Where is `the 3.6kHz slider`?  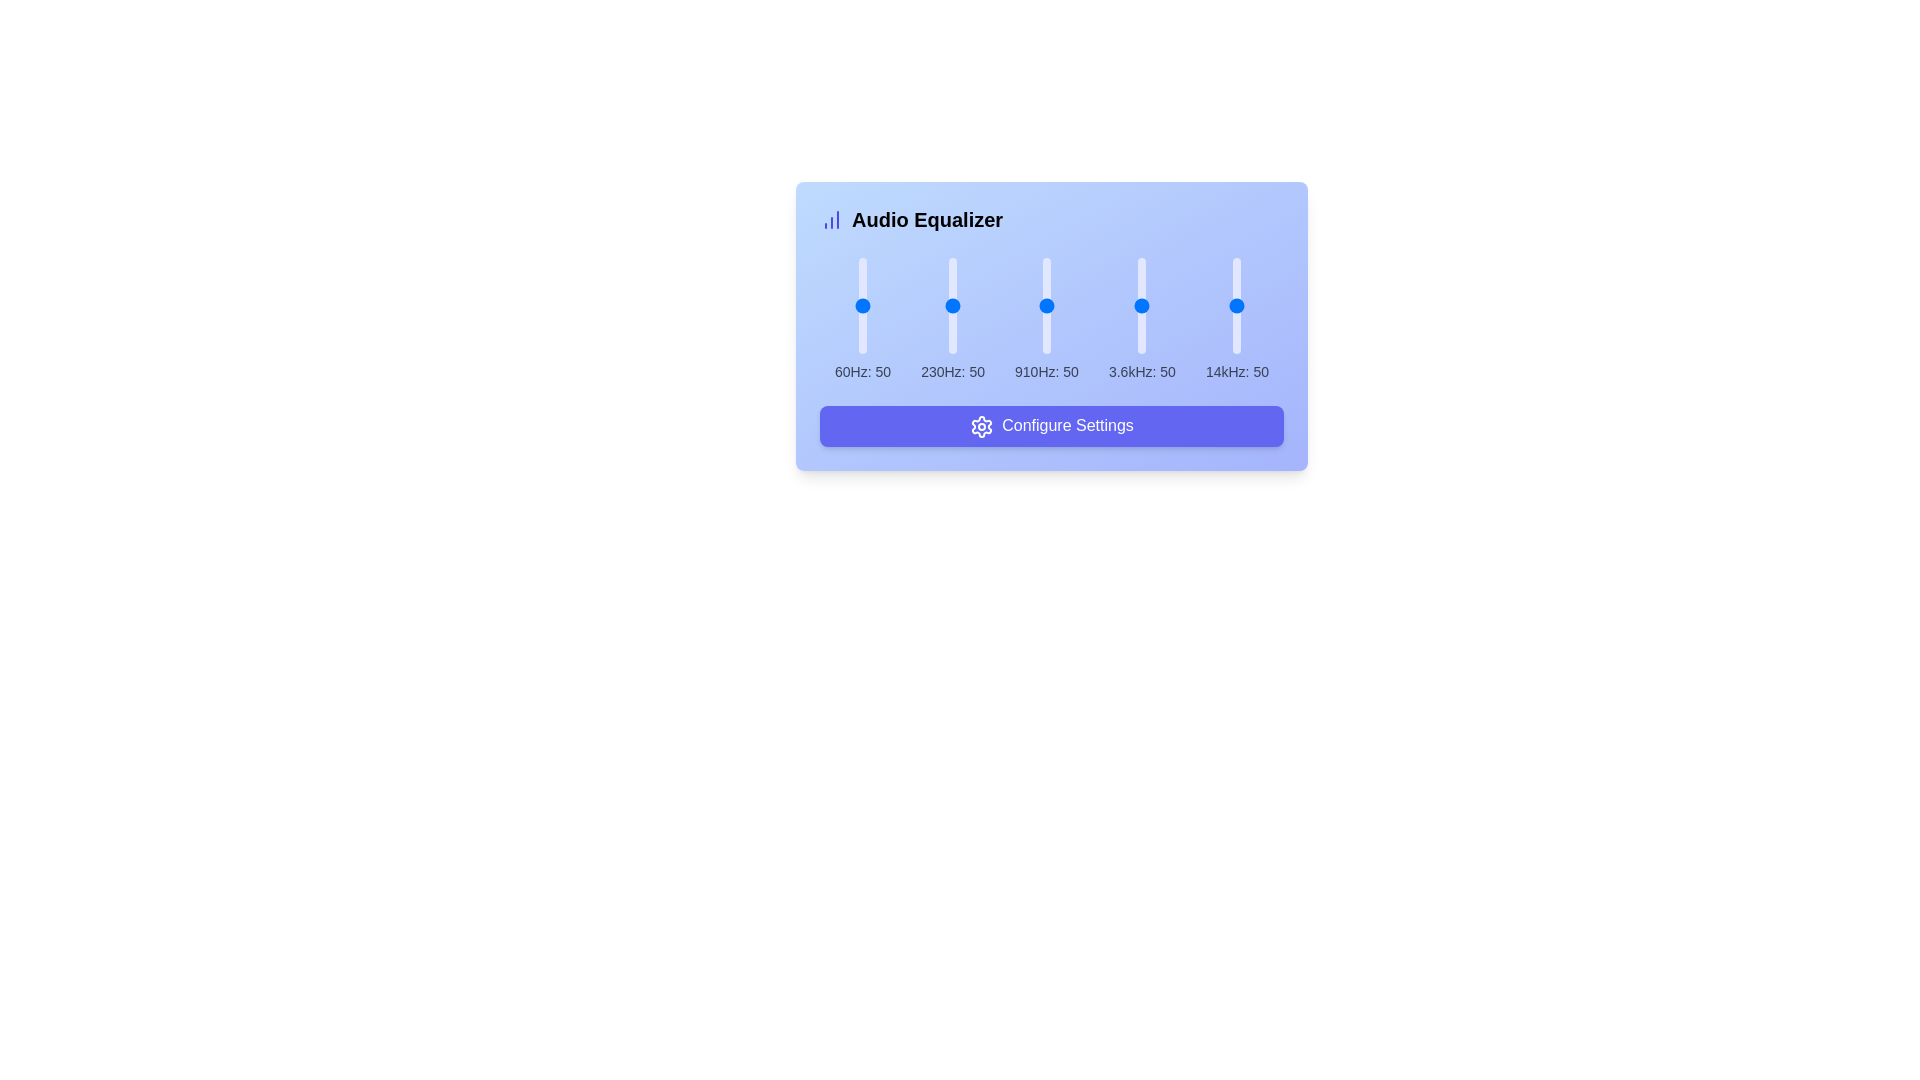
the 3.6kHz slider is located at coordinates (1142, 317).